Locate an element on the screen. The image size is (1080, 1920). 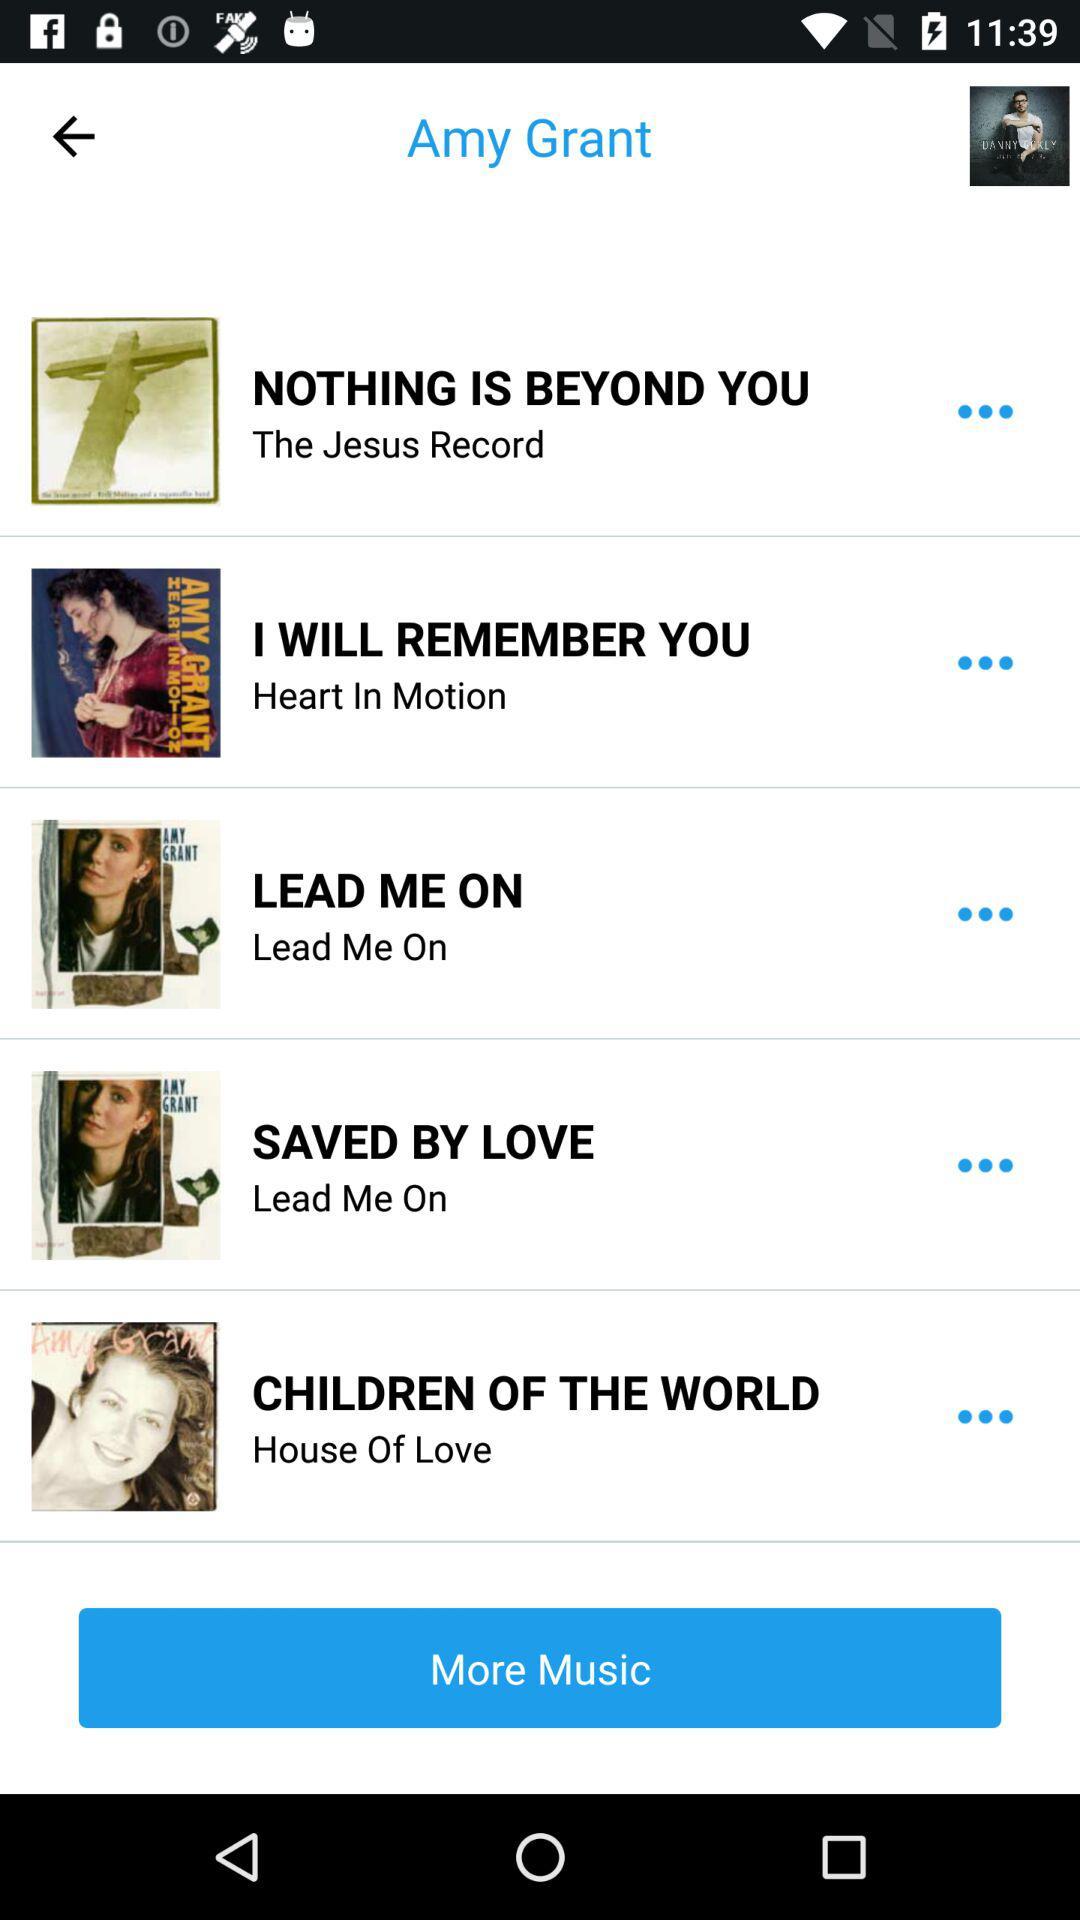
the icon next to the lead me on icon is located at coordinates (125, 912).